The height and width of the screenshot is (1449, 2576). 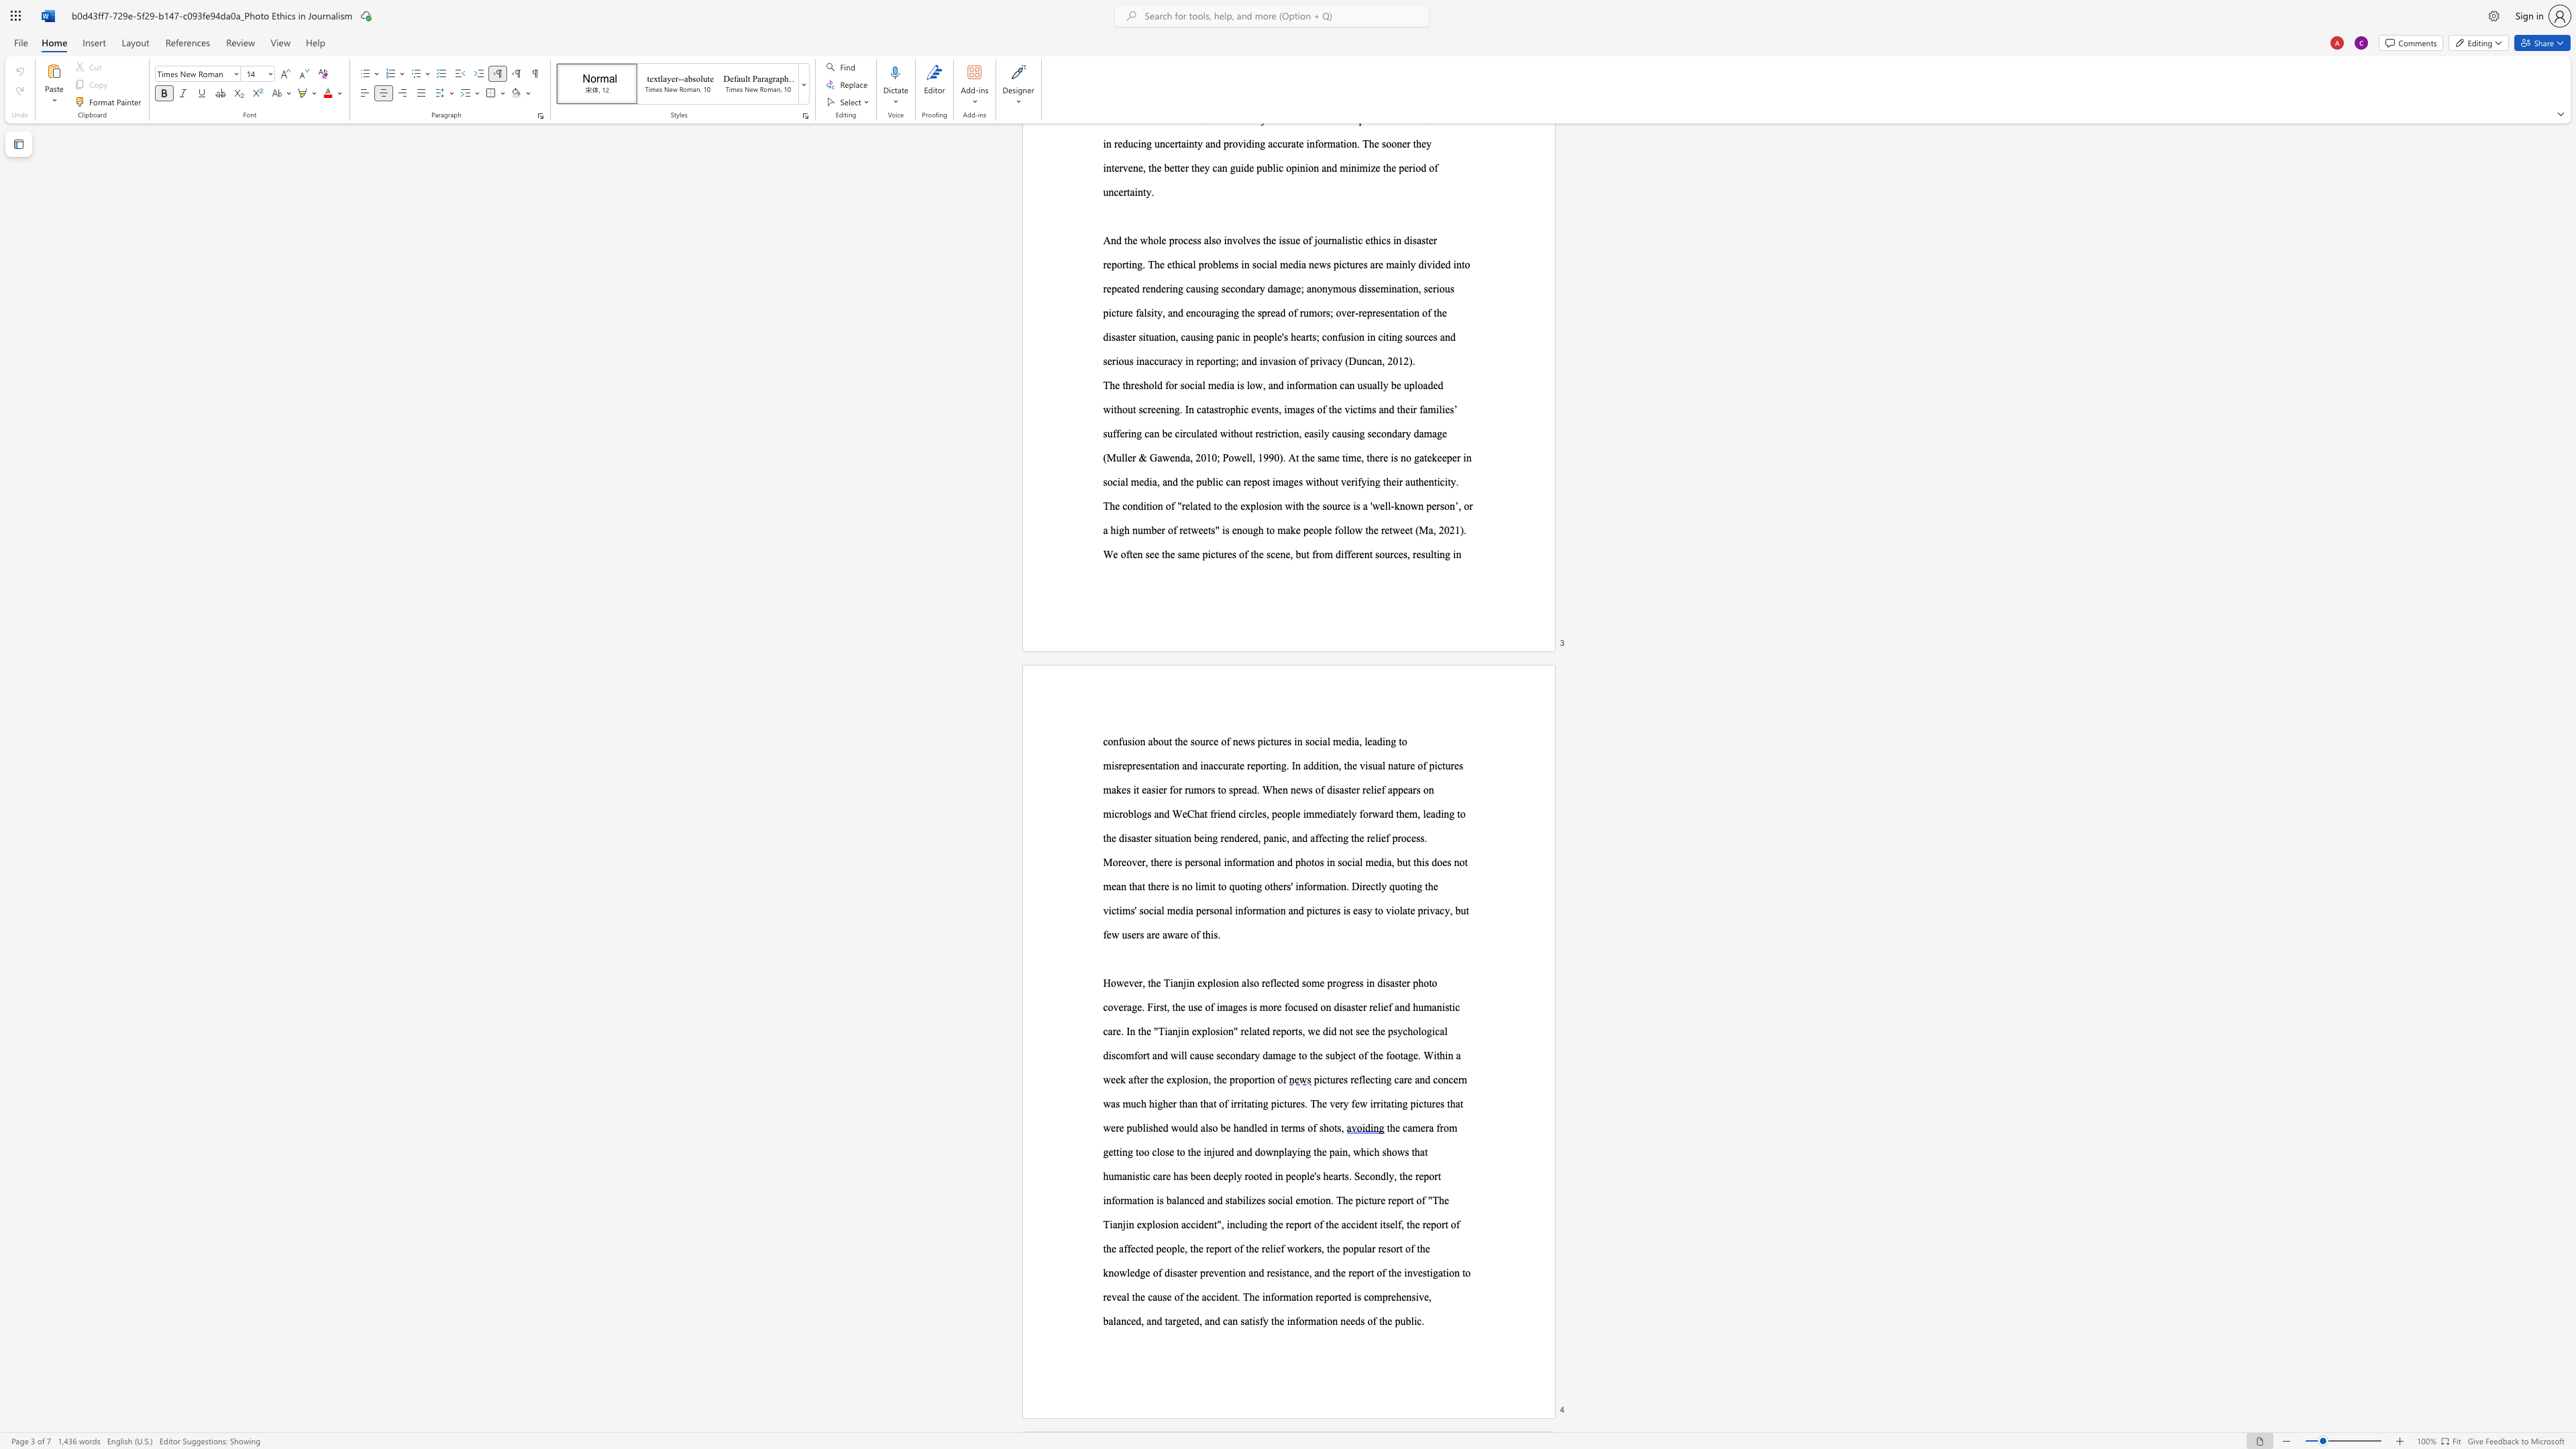 I want to click on the subset text "formation and photos in social media, but this does not mean that there is no limit to quoting others" within the text ", panic, and affecting the relief process. Moreover, there is personal information and photos in social media, but this does not mean that there is no limit to quoting others", so click(x=1232, y=861).